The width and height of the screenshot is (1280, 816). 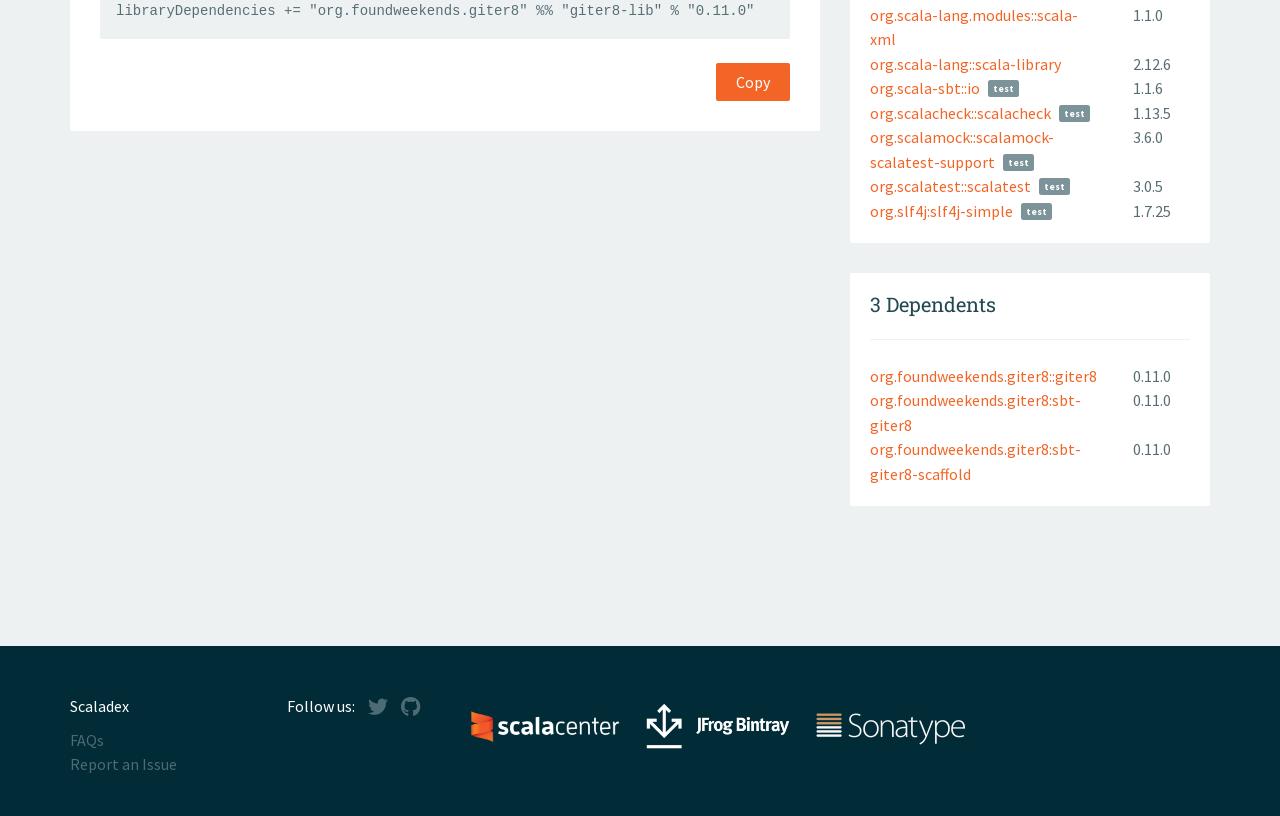 What do you see at coordinates (960, 112) in the screenshot?
I see `'org.scalacheck::scalacheck'` at bounding box center [960, 112].